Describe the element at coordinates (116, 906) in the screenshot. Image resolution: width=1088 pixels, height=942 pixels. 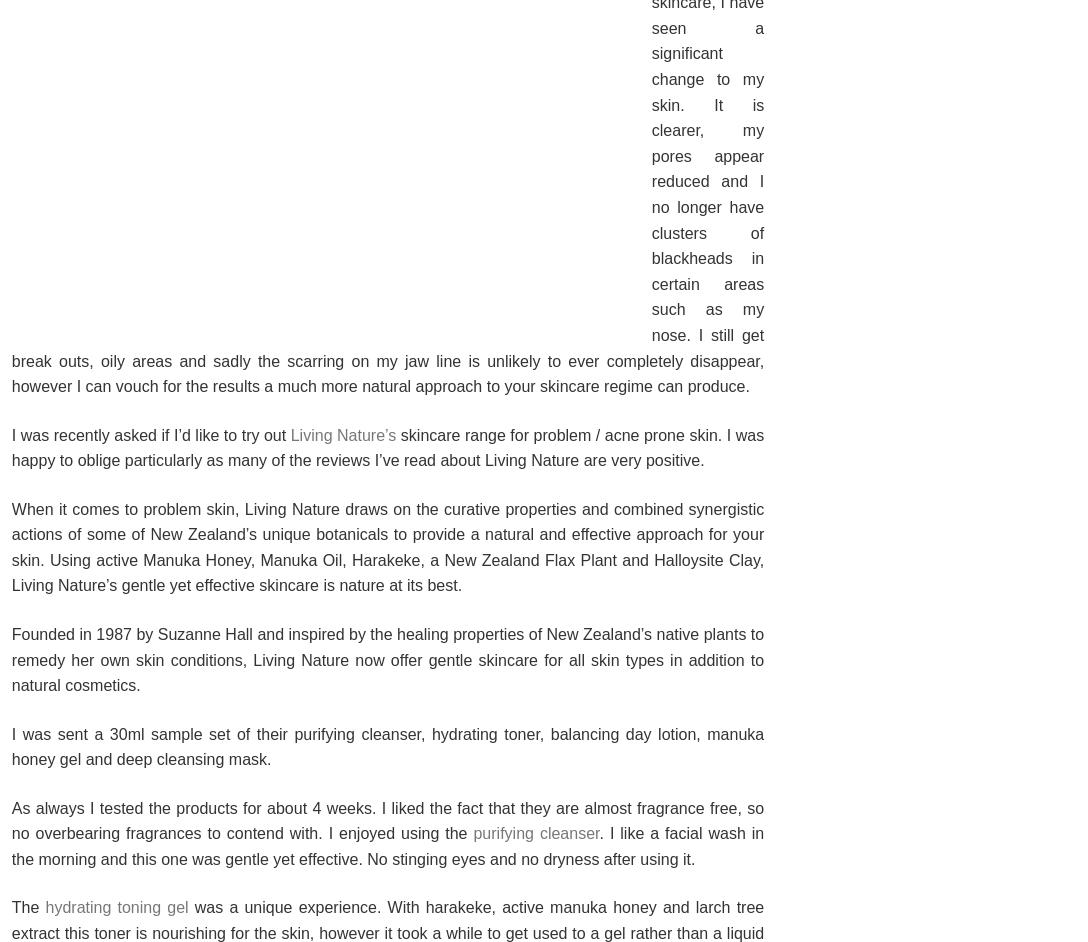
I see `'hydrating toning gel'` at that location.